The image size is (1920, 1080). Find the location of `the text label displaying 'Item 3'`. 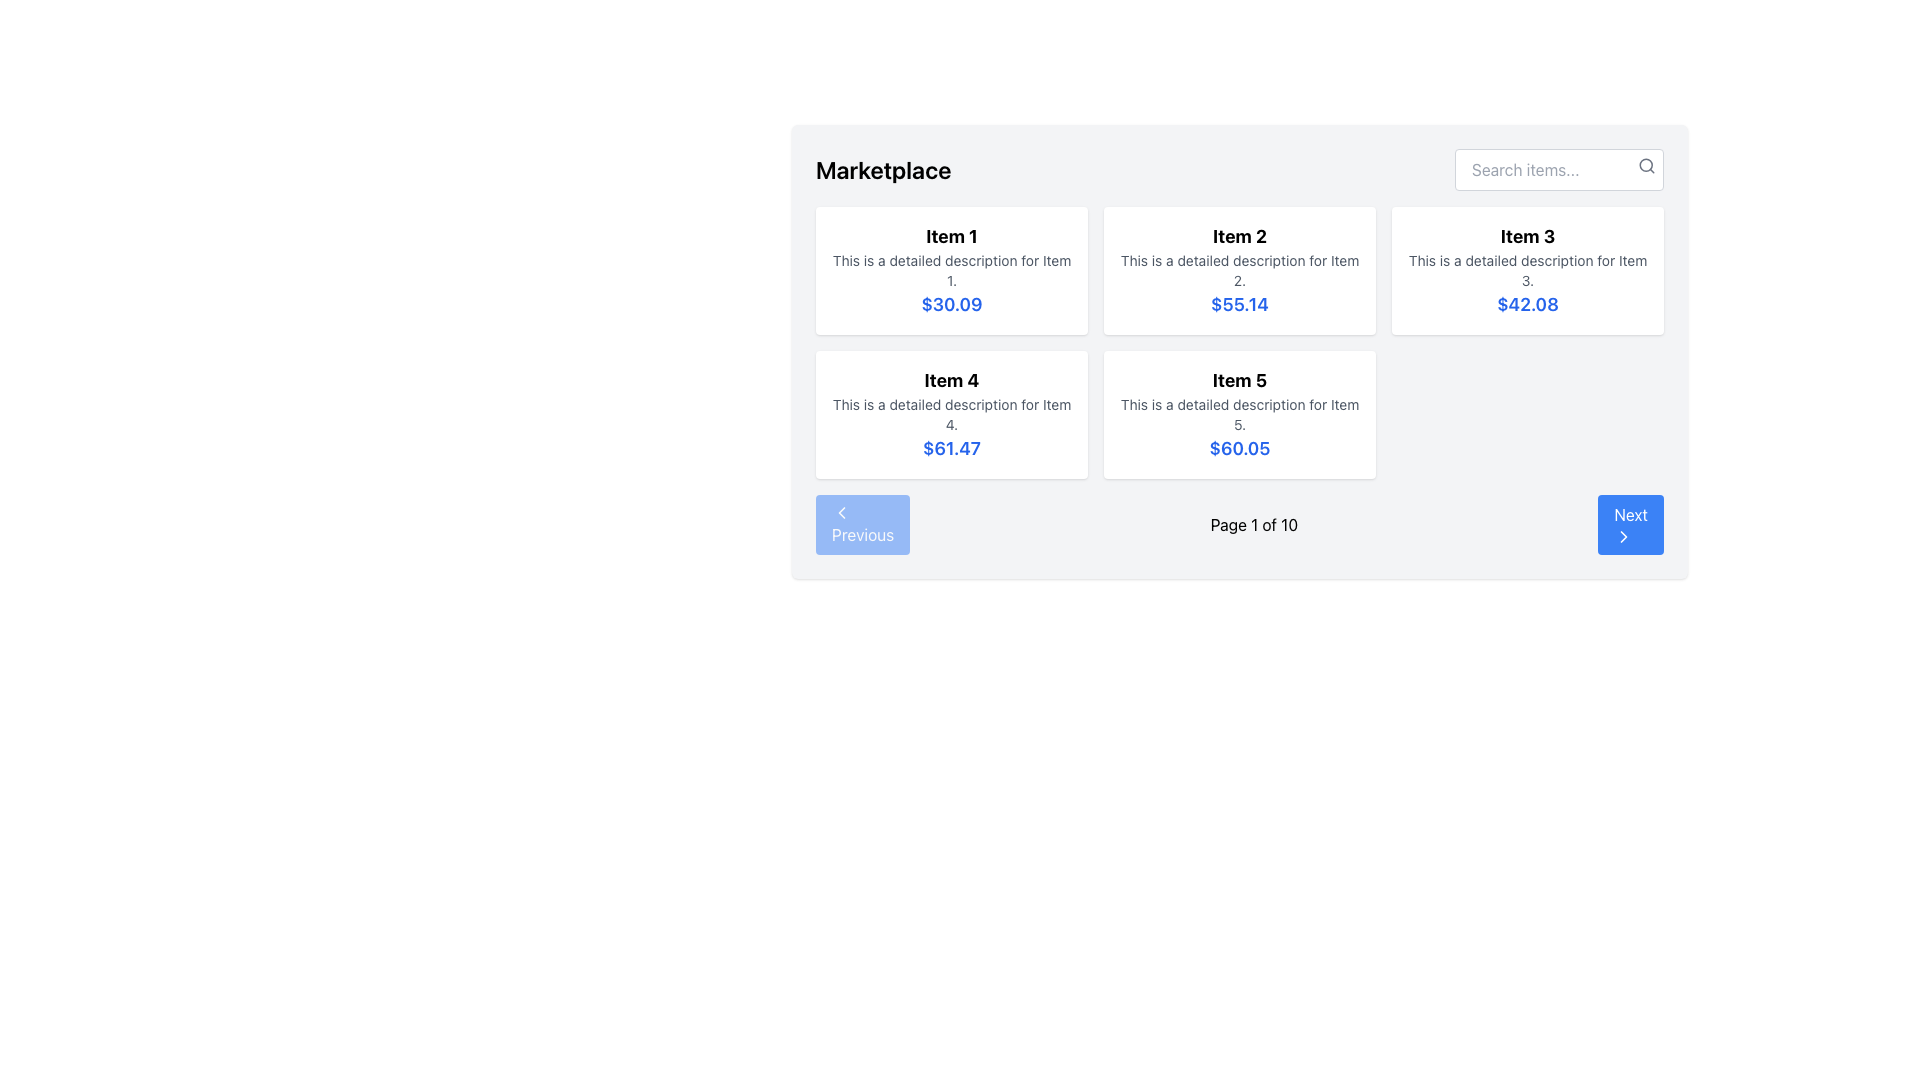

the text label displaying 'Item 3' is located at coordinates (1526, 235).